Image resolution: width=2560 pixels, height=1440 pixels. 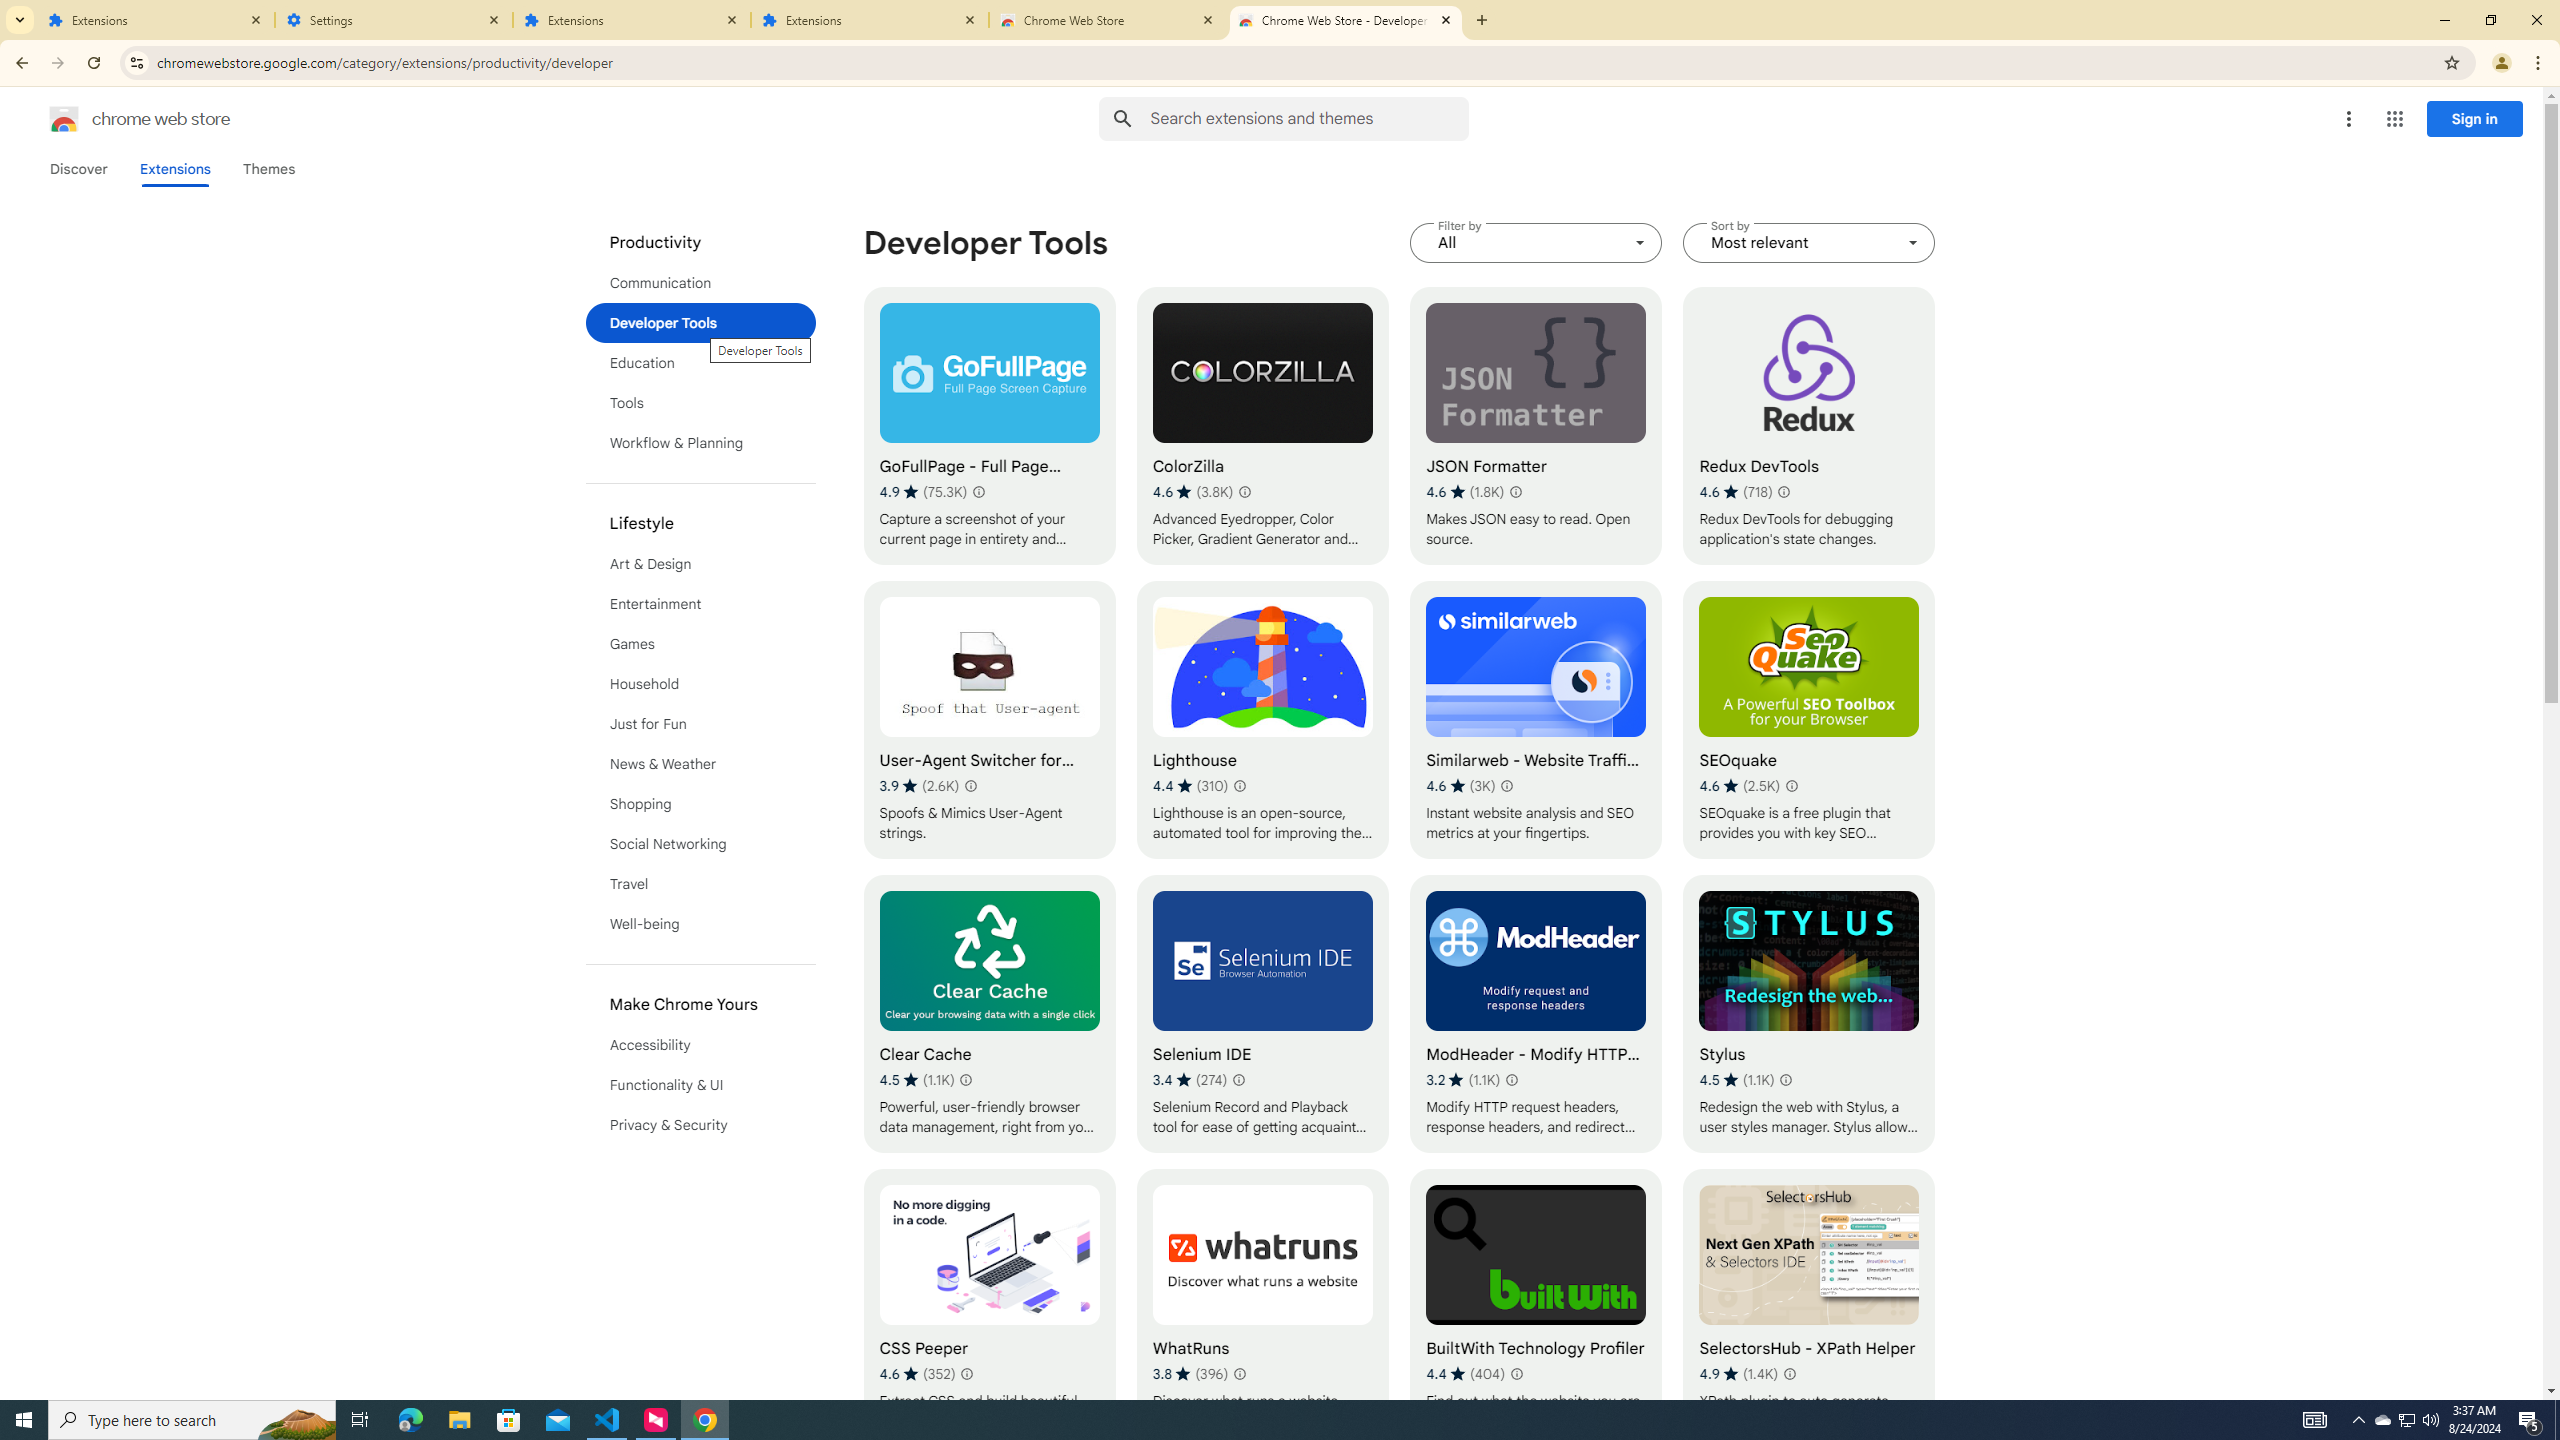 I want to click on 'Average rating 4.9 out of 5 stars. 75.3K ratings.', so click(x=921, y=491).